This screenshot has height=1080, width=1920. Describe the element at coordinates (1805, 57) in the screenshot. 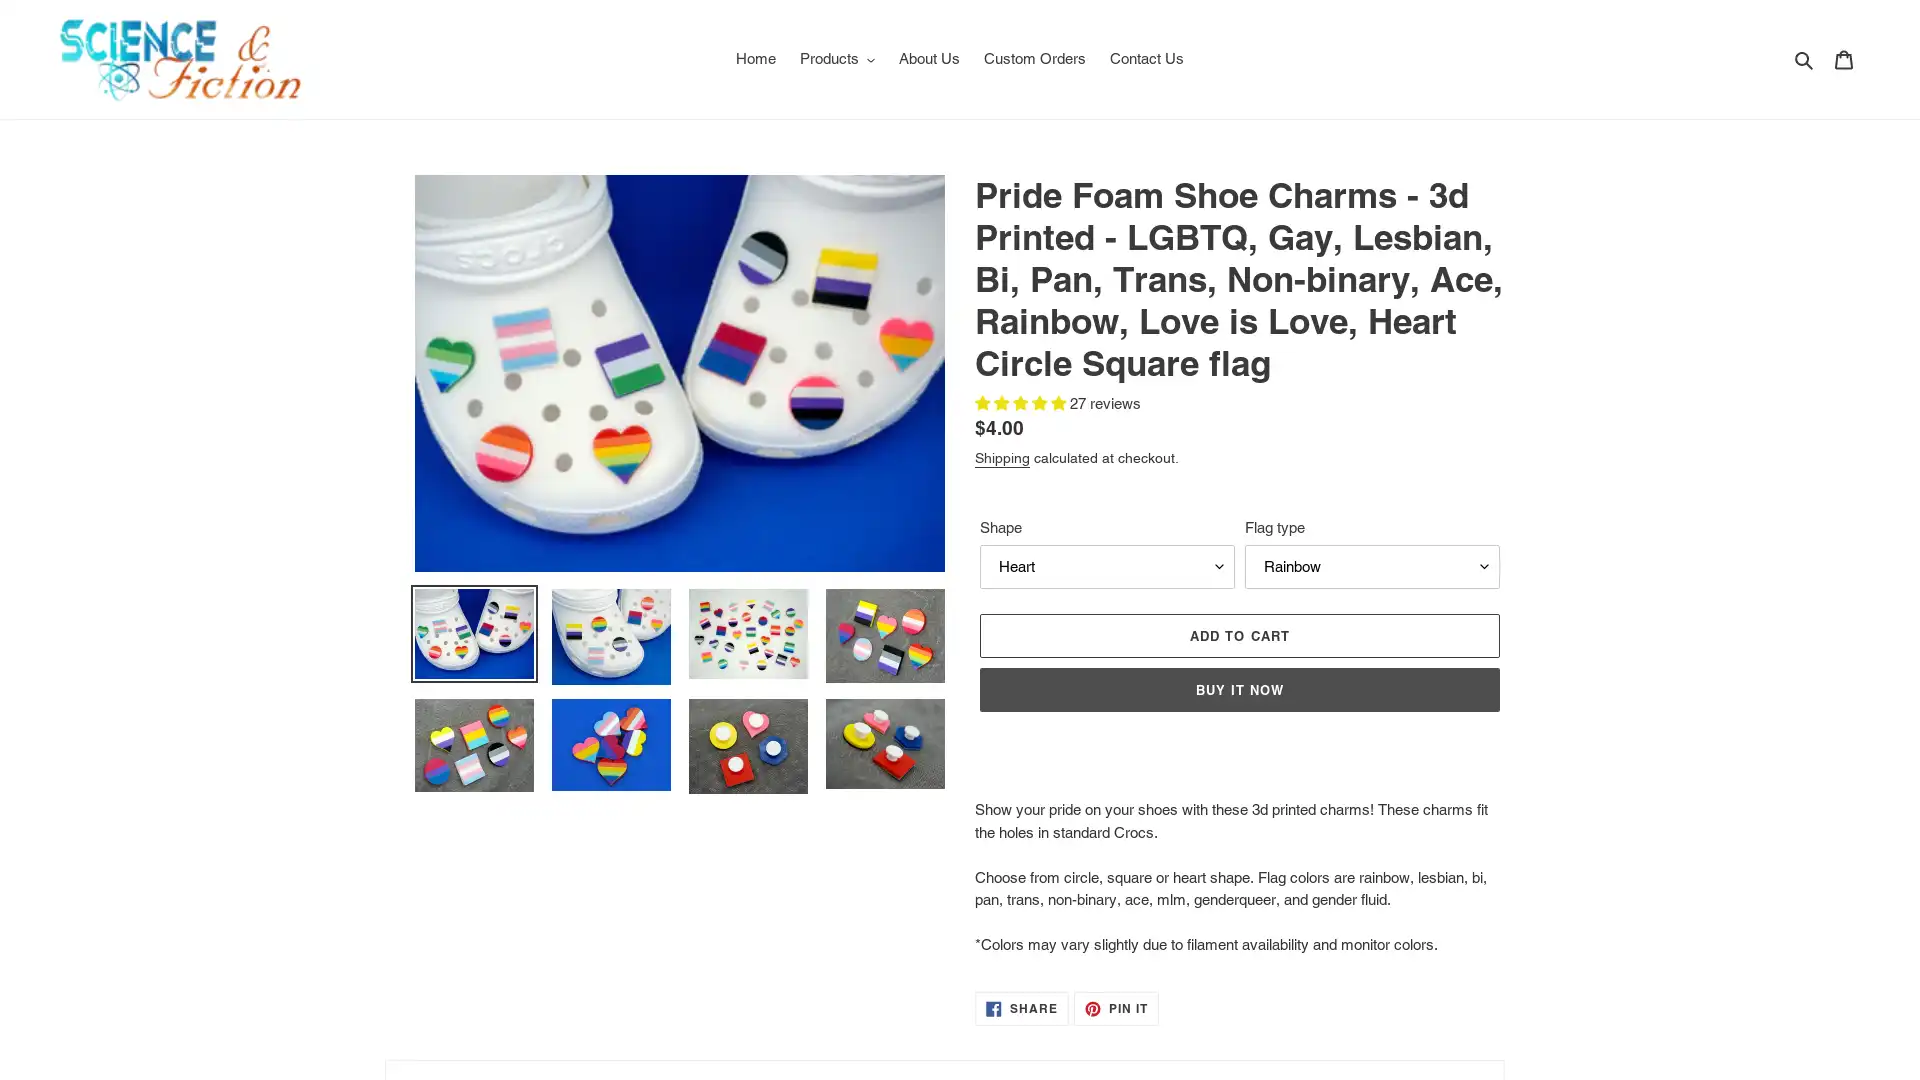

I see `Search` at that location.